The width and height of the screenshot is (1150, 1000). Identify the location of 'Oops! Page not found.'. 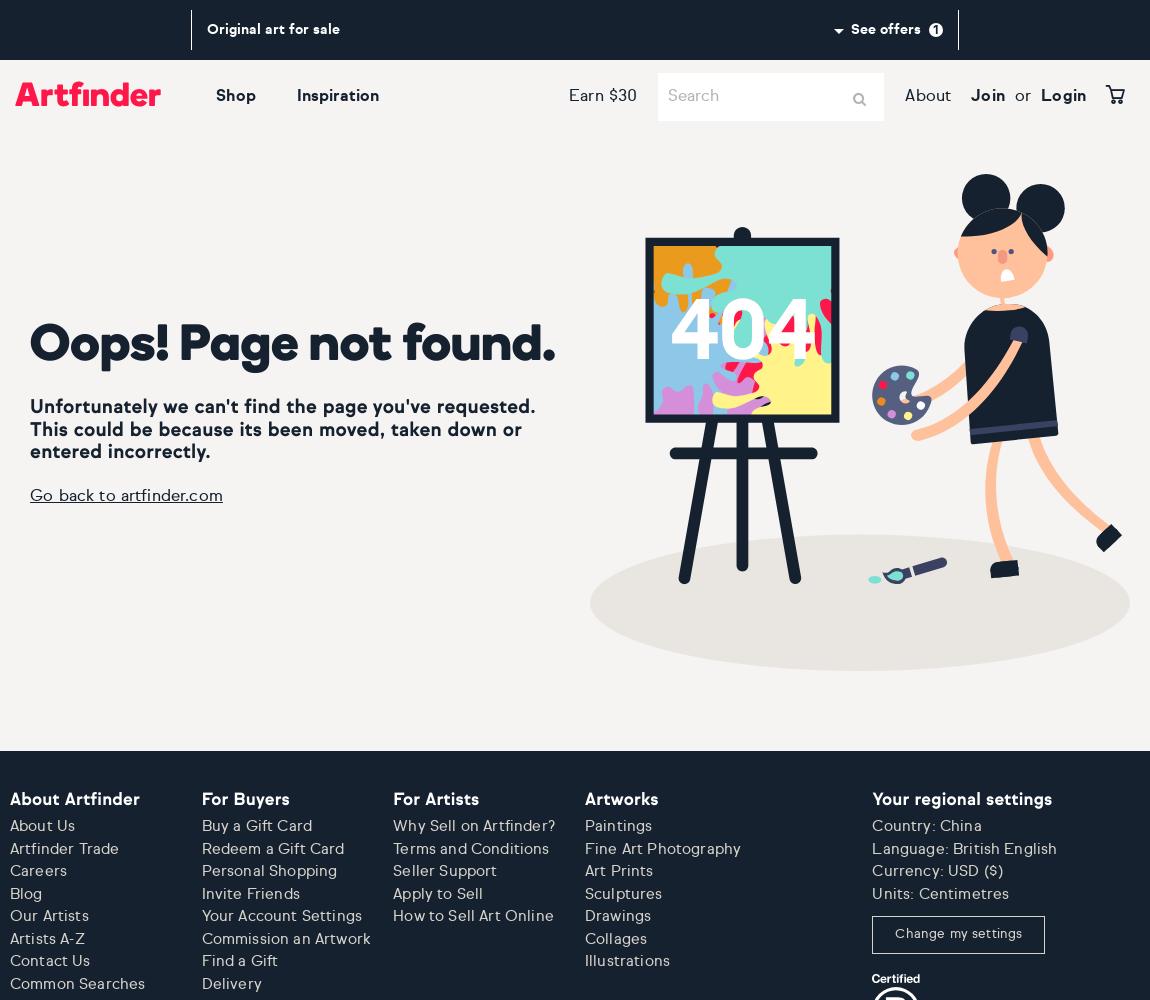
(293, 345).